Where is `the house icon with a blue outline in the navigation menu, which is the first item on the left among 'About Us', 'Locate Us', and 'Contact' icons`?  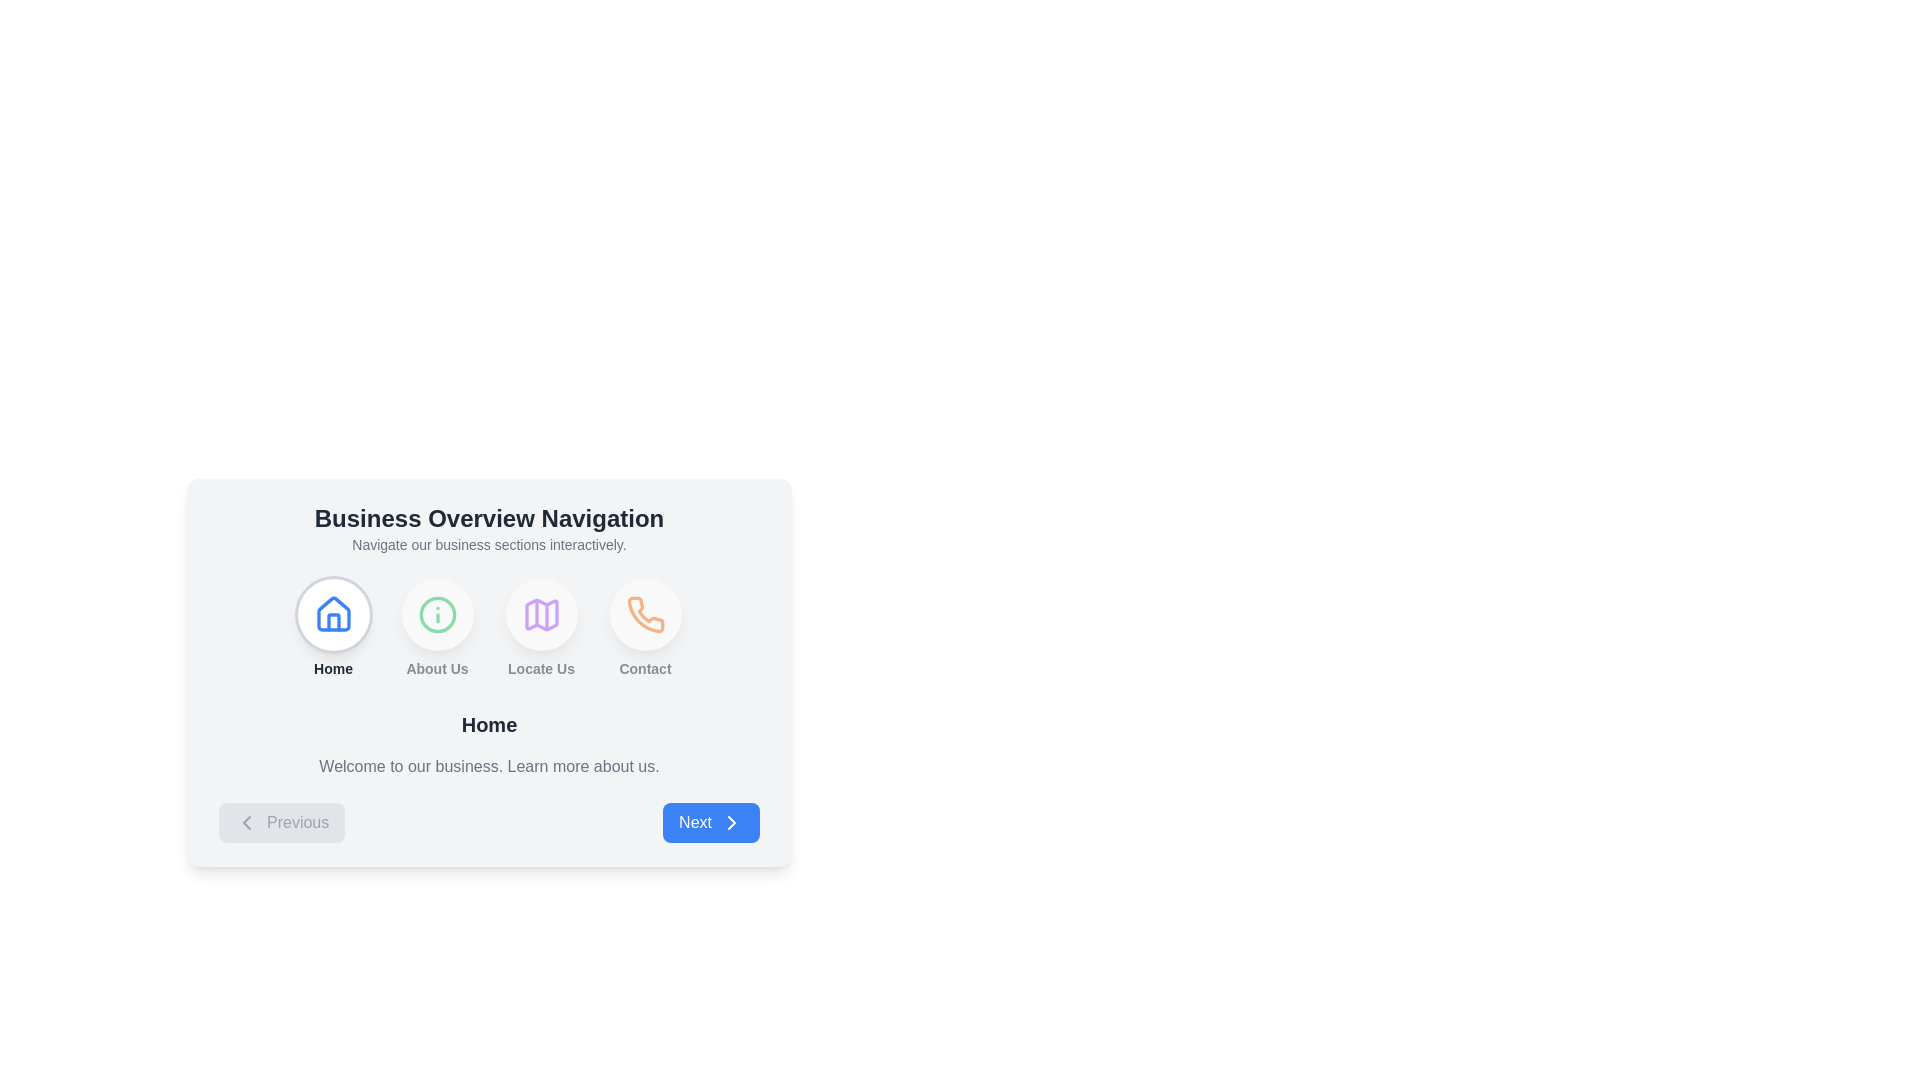 the house icon with a blue outline in the navigation menu, which is the first item on the left among 'About Us', 'Locate Us', and 'Contact' icons is located at coordinates (333, 613).